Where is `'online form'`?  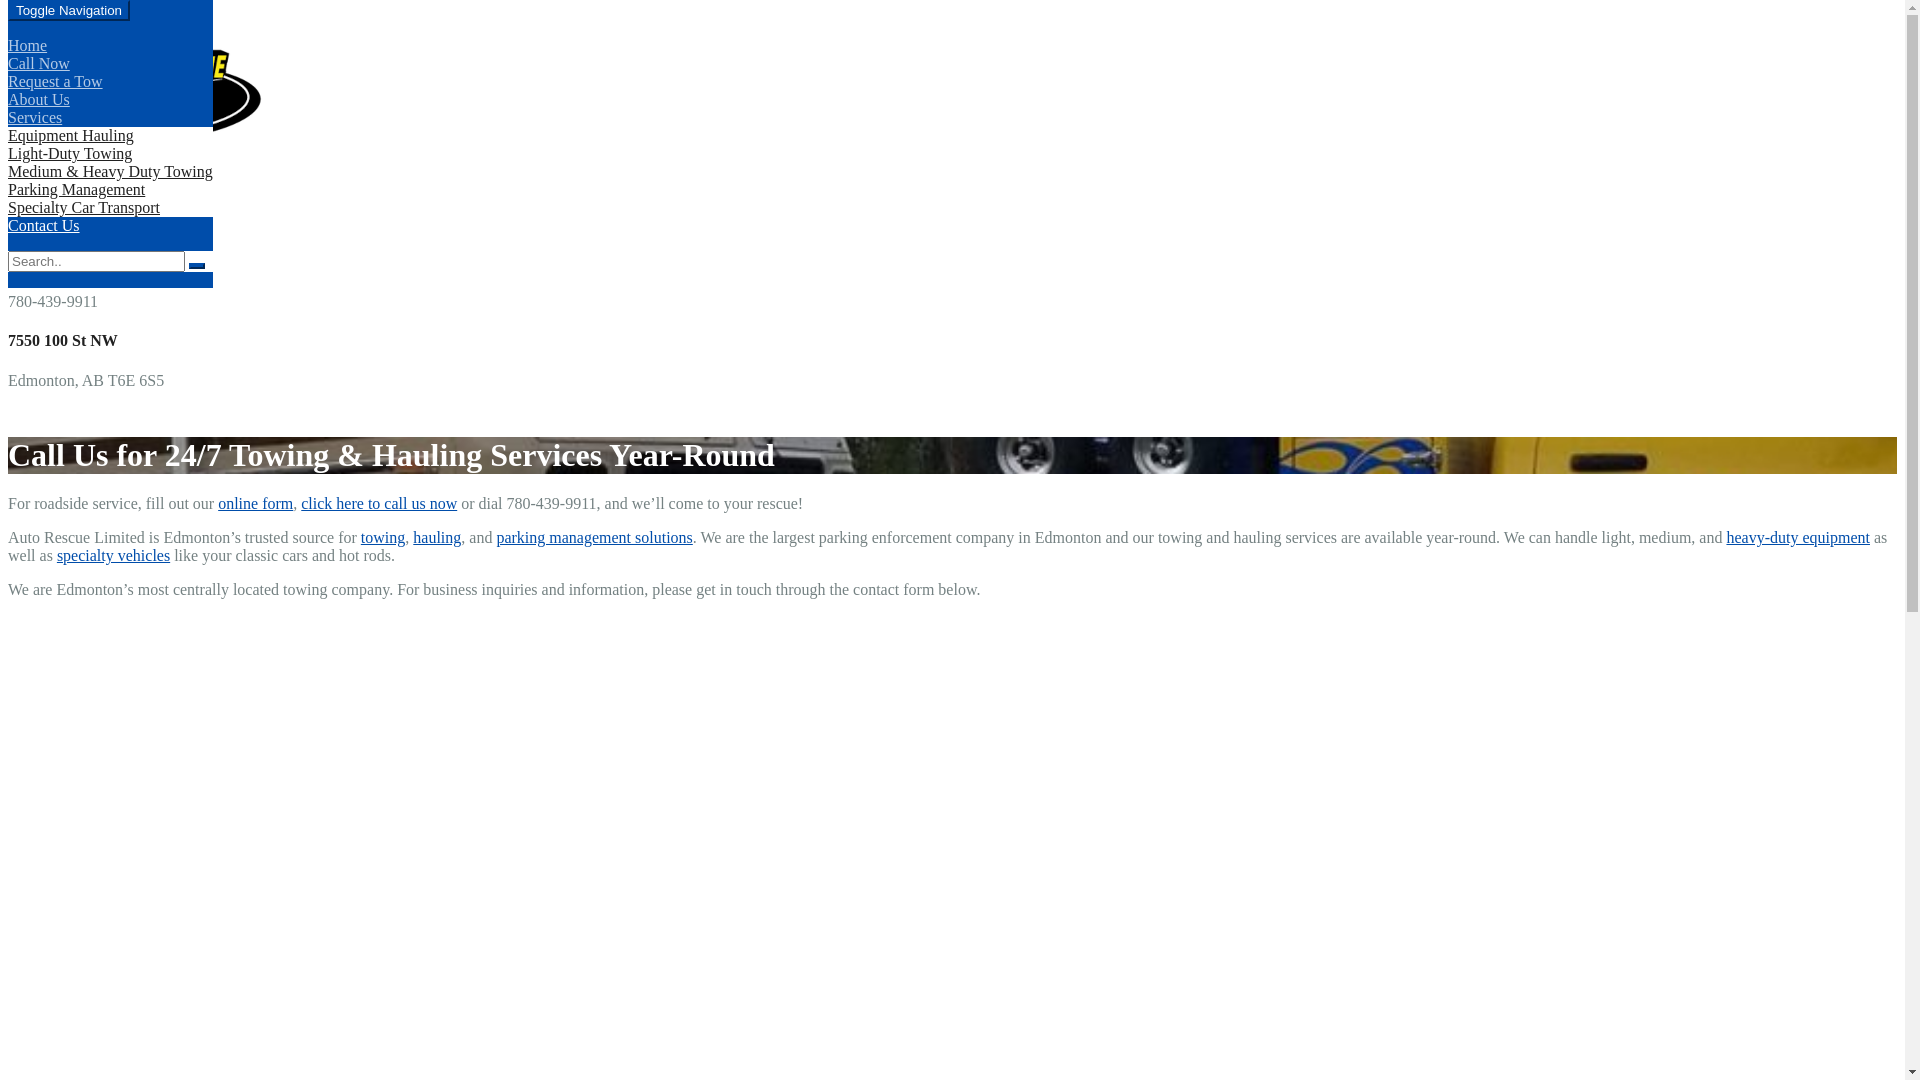
'online form' is located at coordinates (254, 502).